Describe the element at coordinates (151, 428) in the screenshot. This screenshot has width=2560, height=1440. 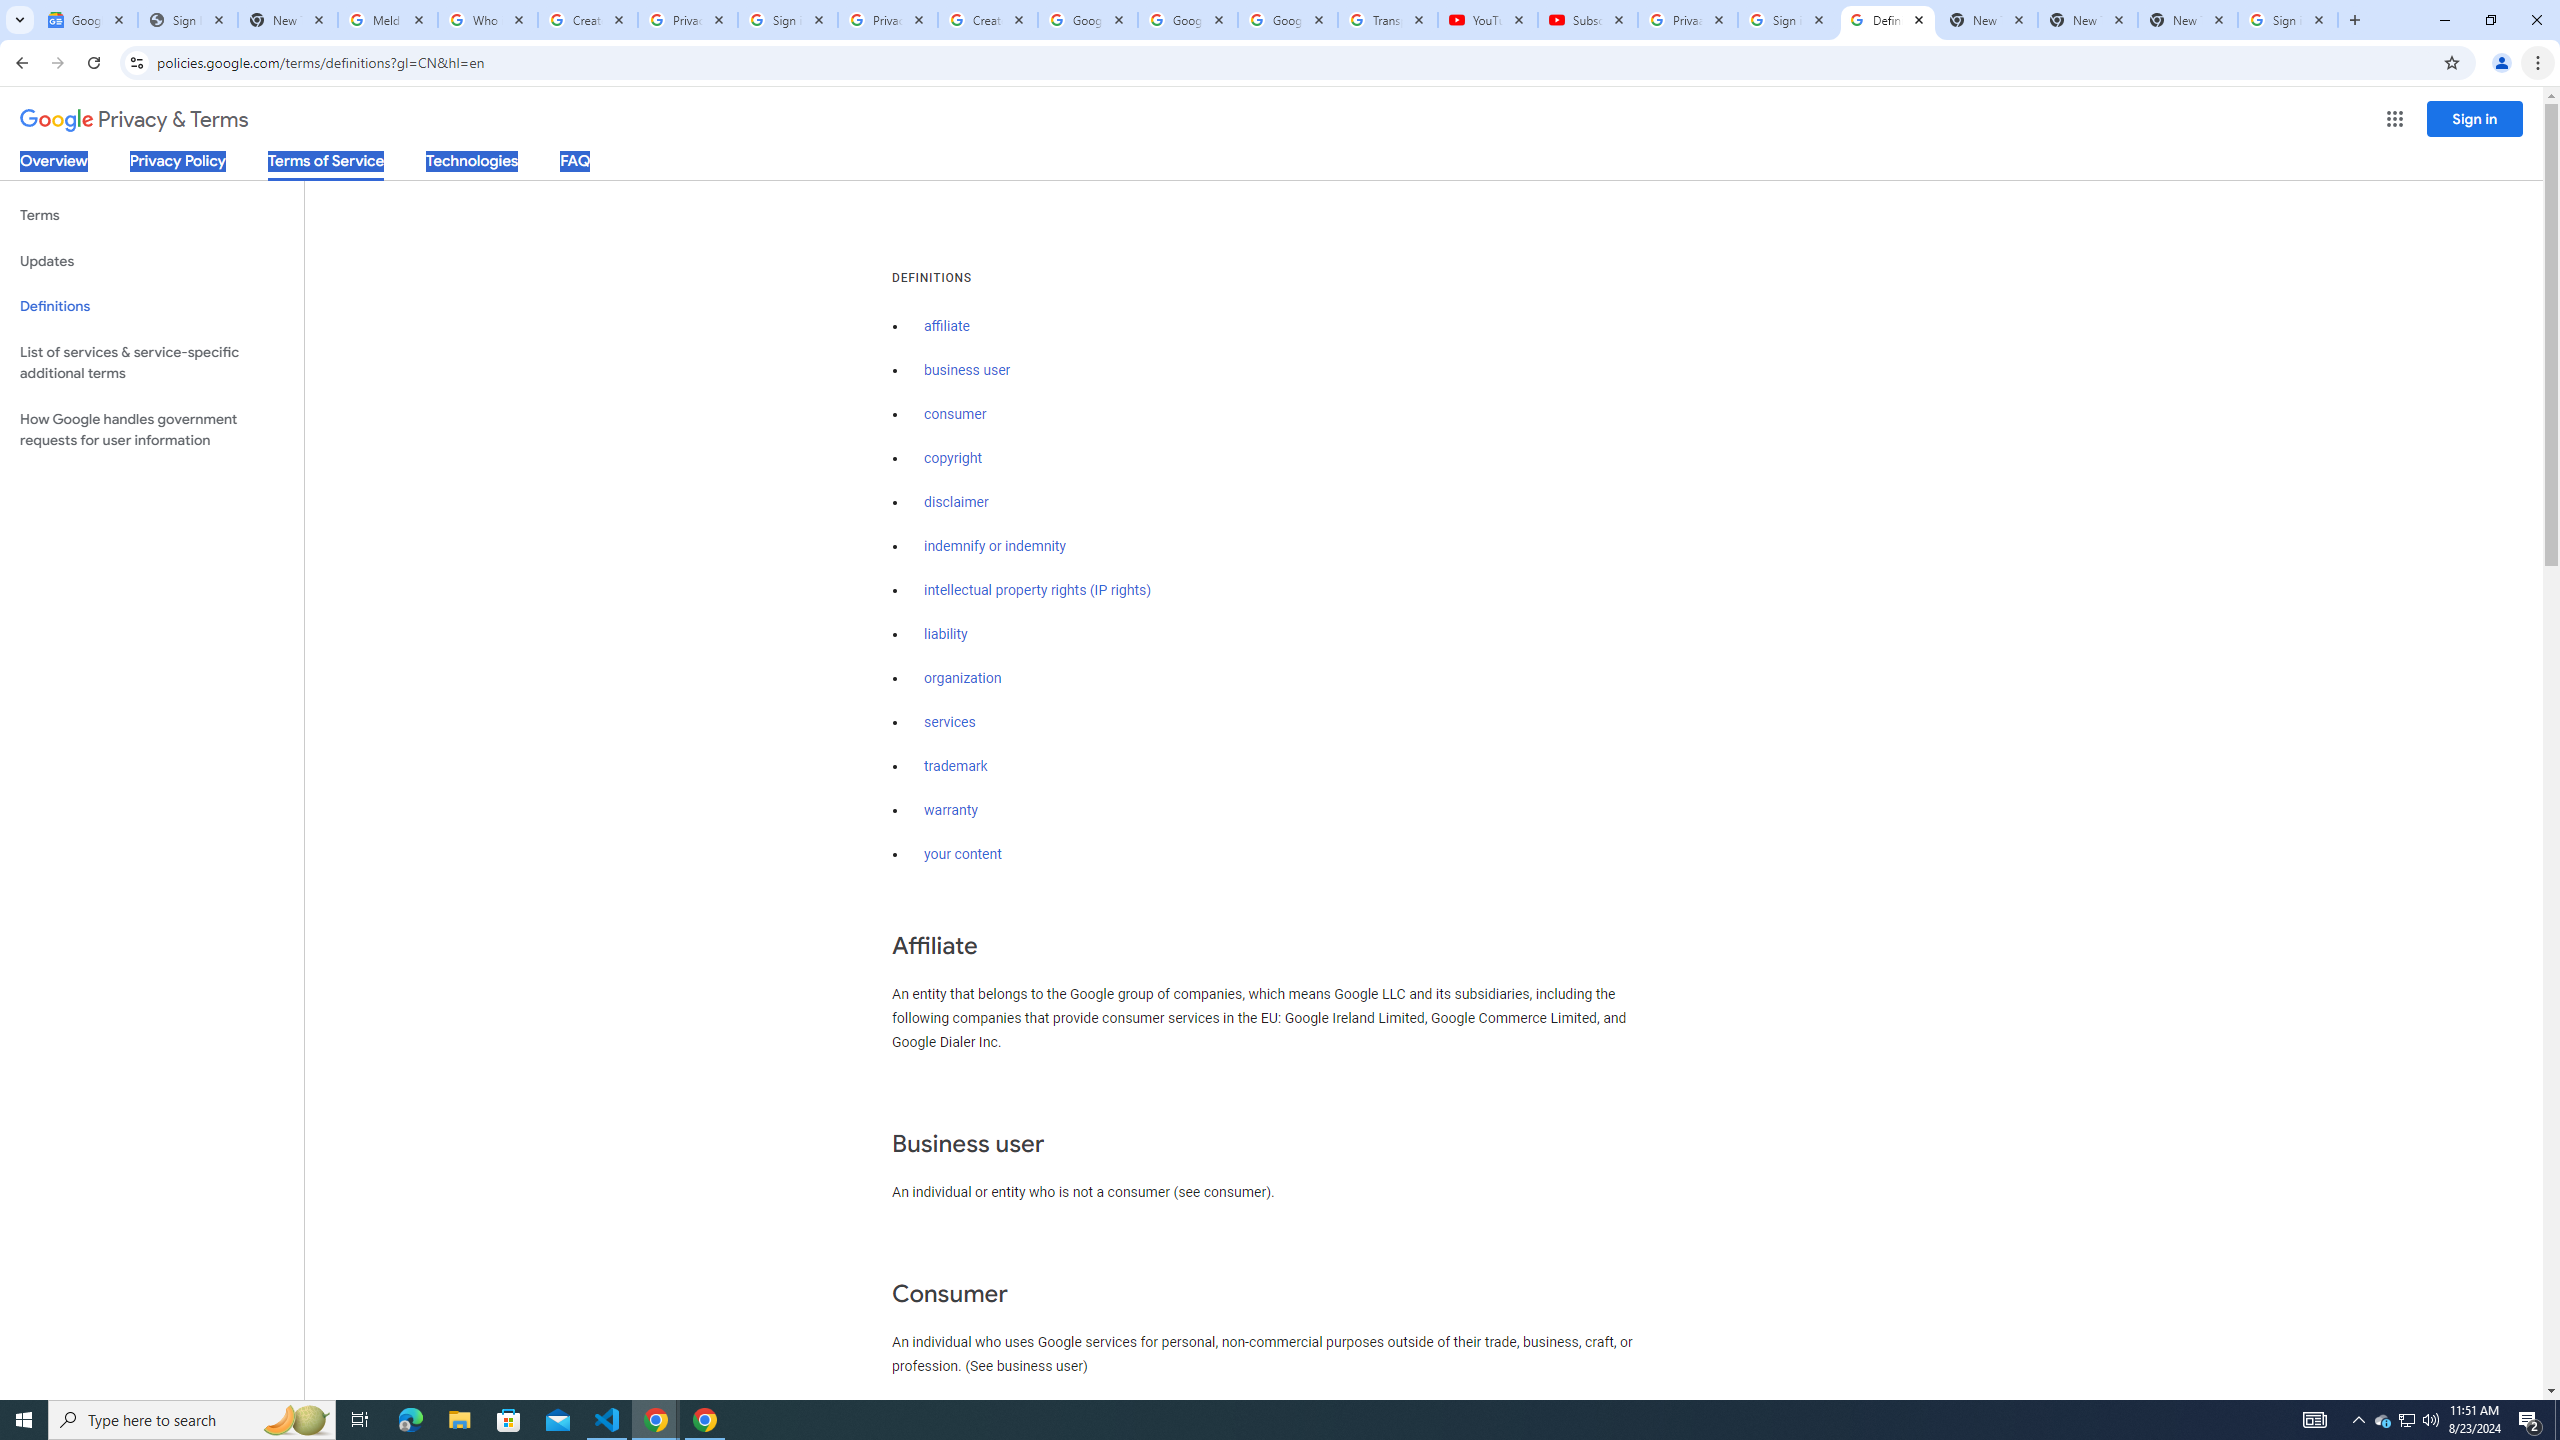
I see `'How Google handles government requests for user information'` at that location.